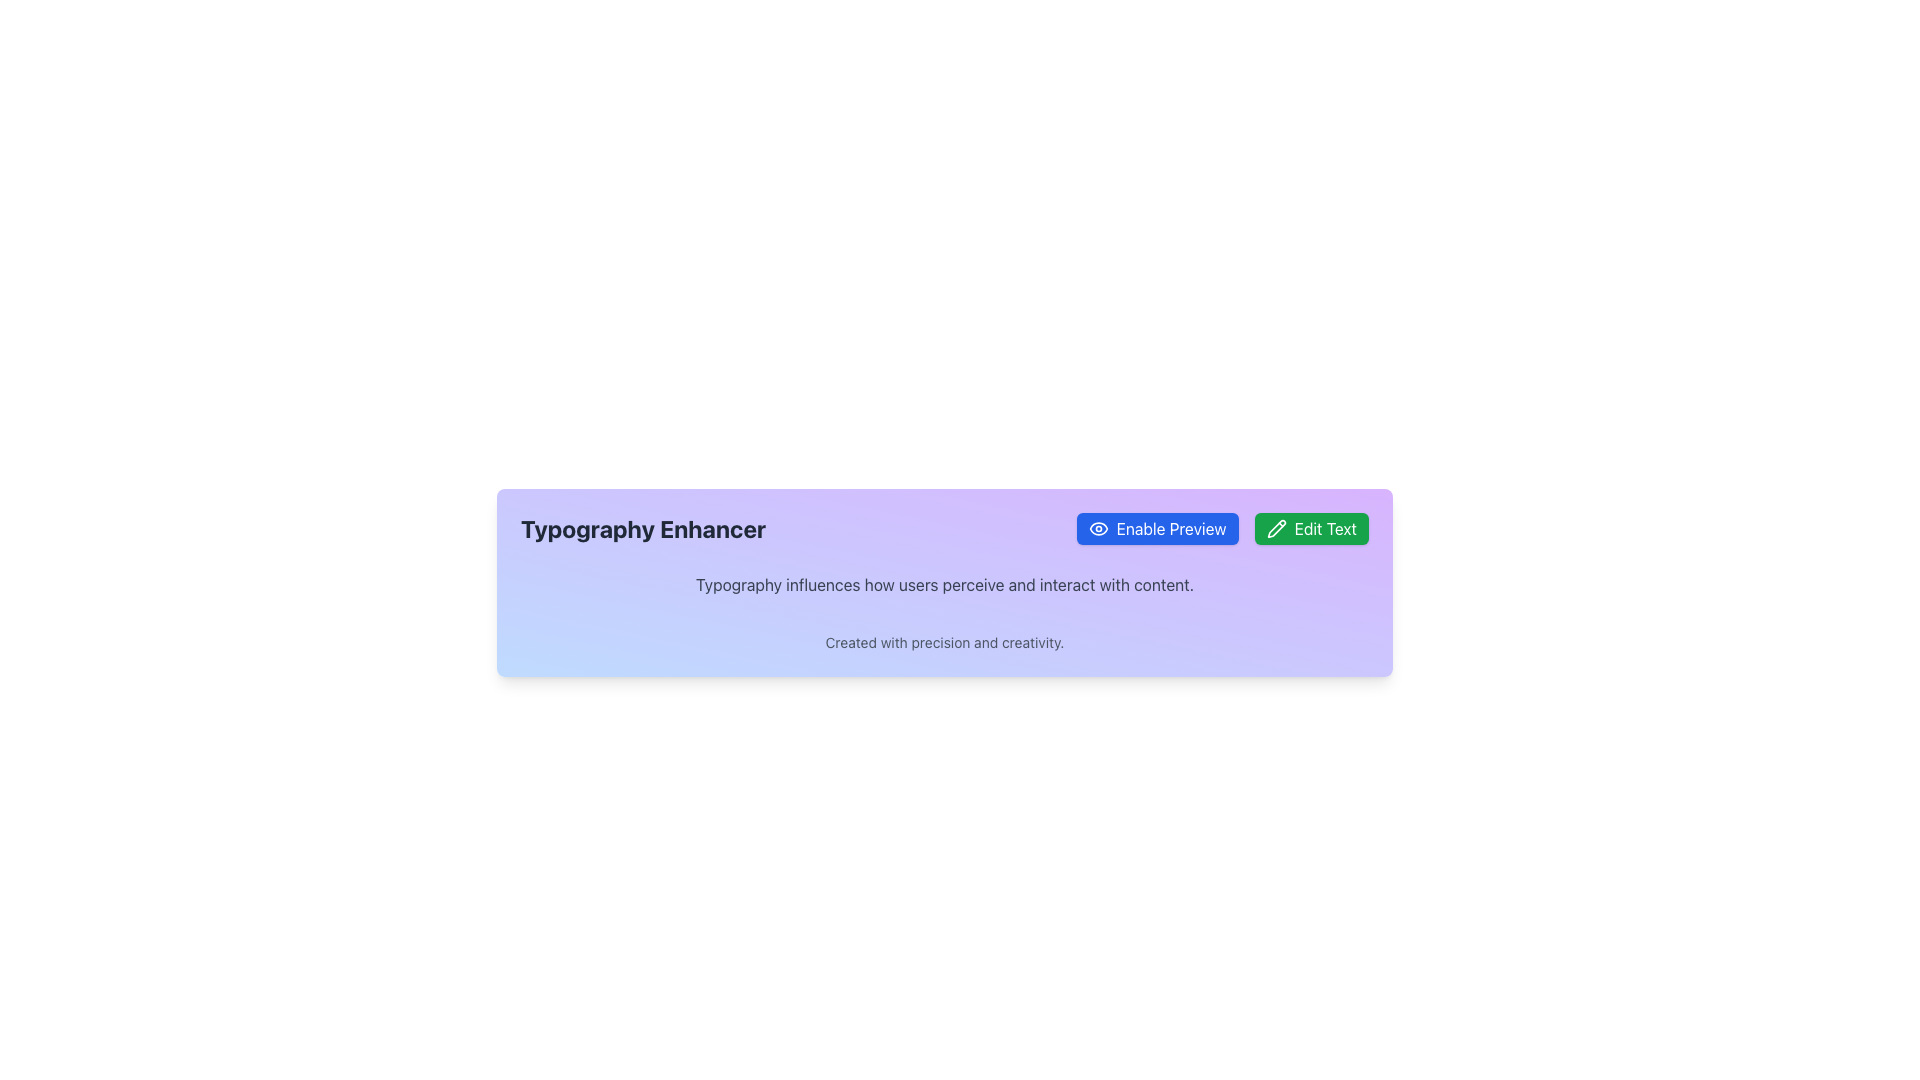 This screenshot has height=1080, width=1920. I want to click on the 'Edit Text' button, which is the second button under the 'Typography Enhancer' section, to the right of the 'Enable Preview' button, featuring a green background, rounded corners, white text, and a pencil icon, so click(1311, 527).